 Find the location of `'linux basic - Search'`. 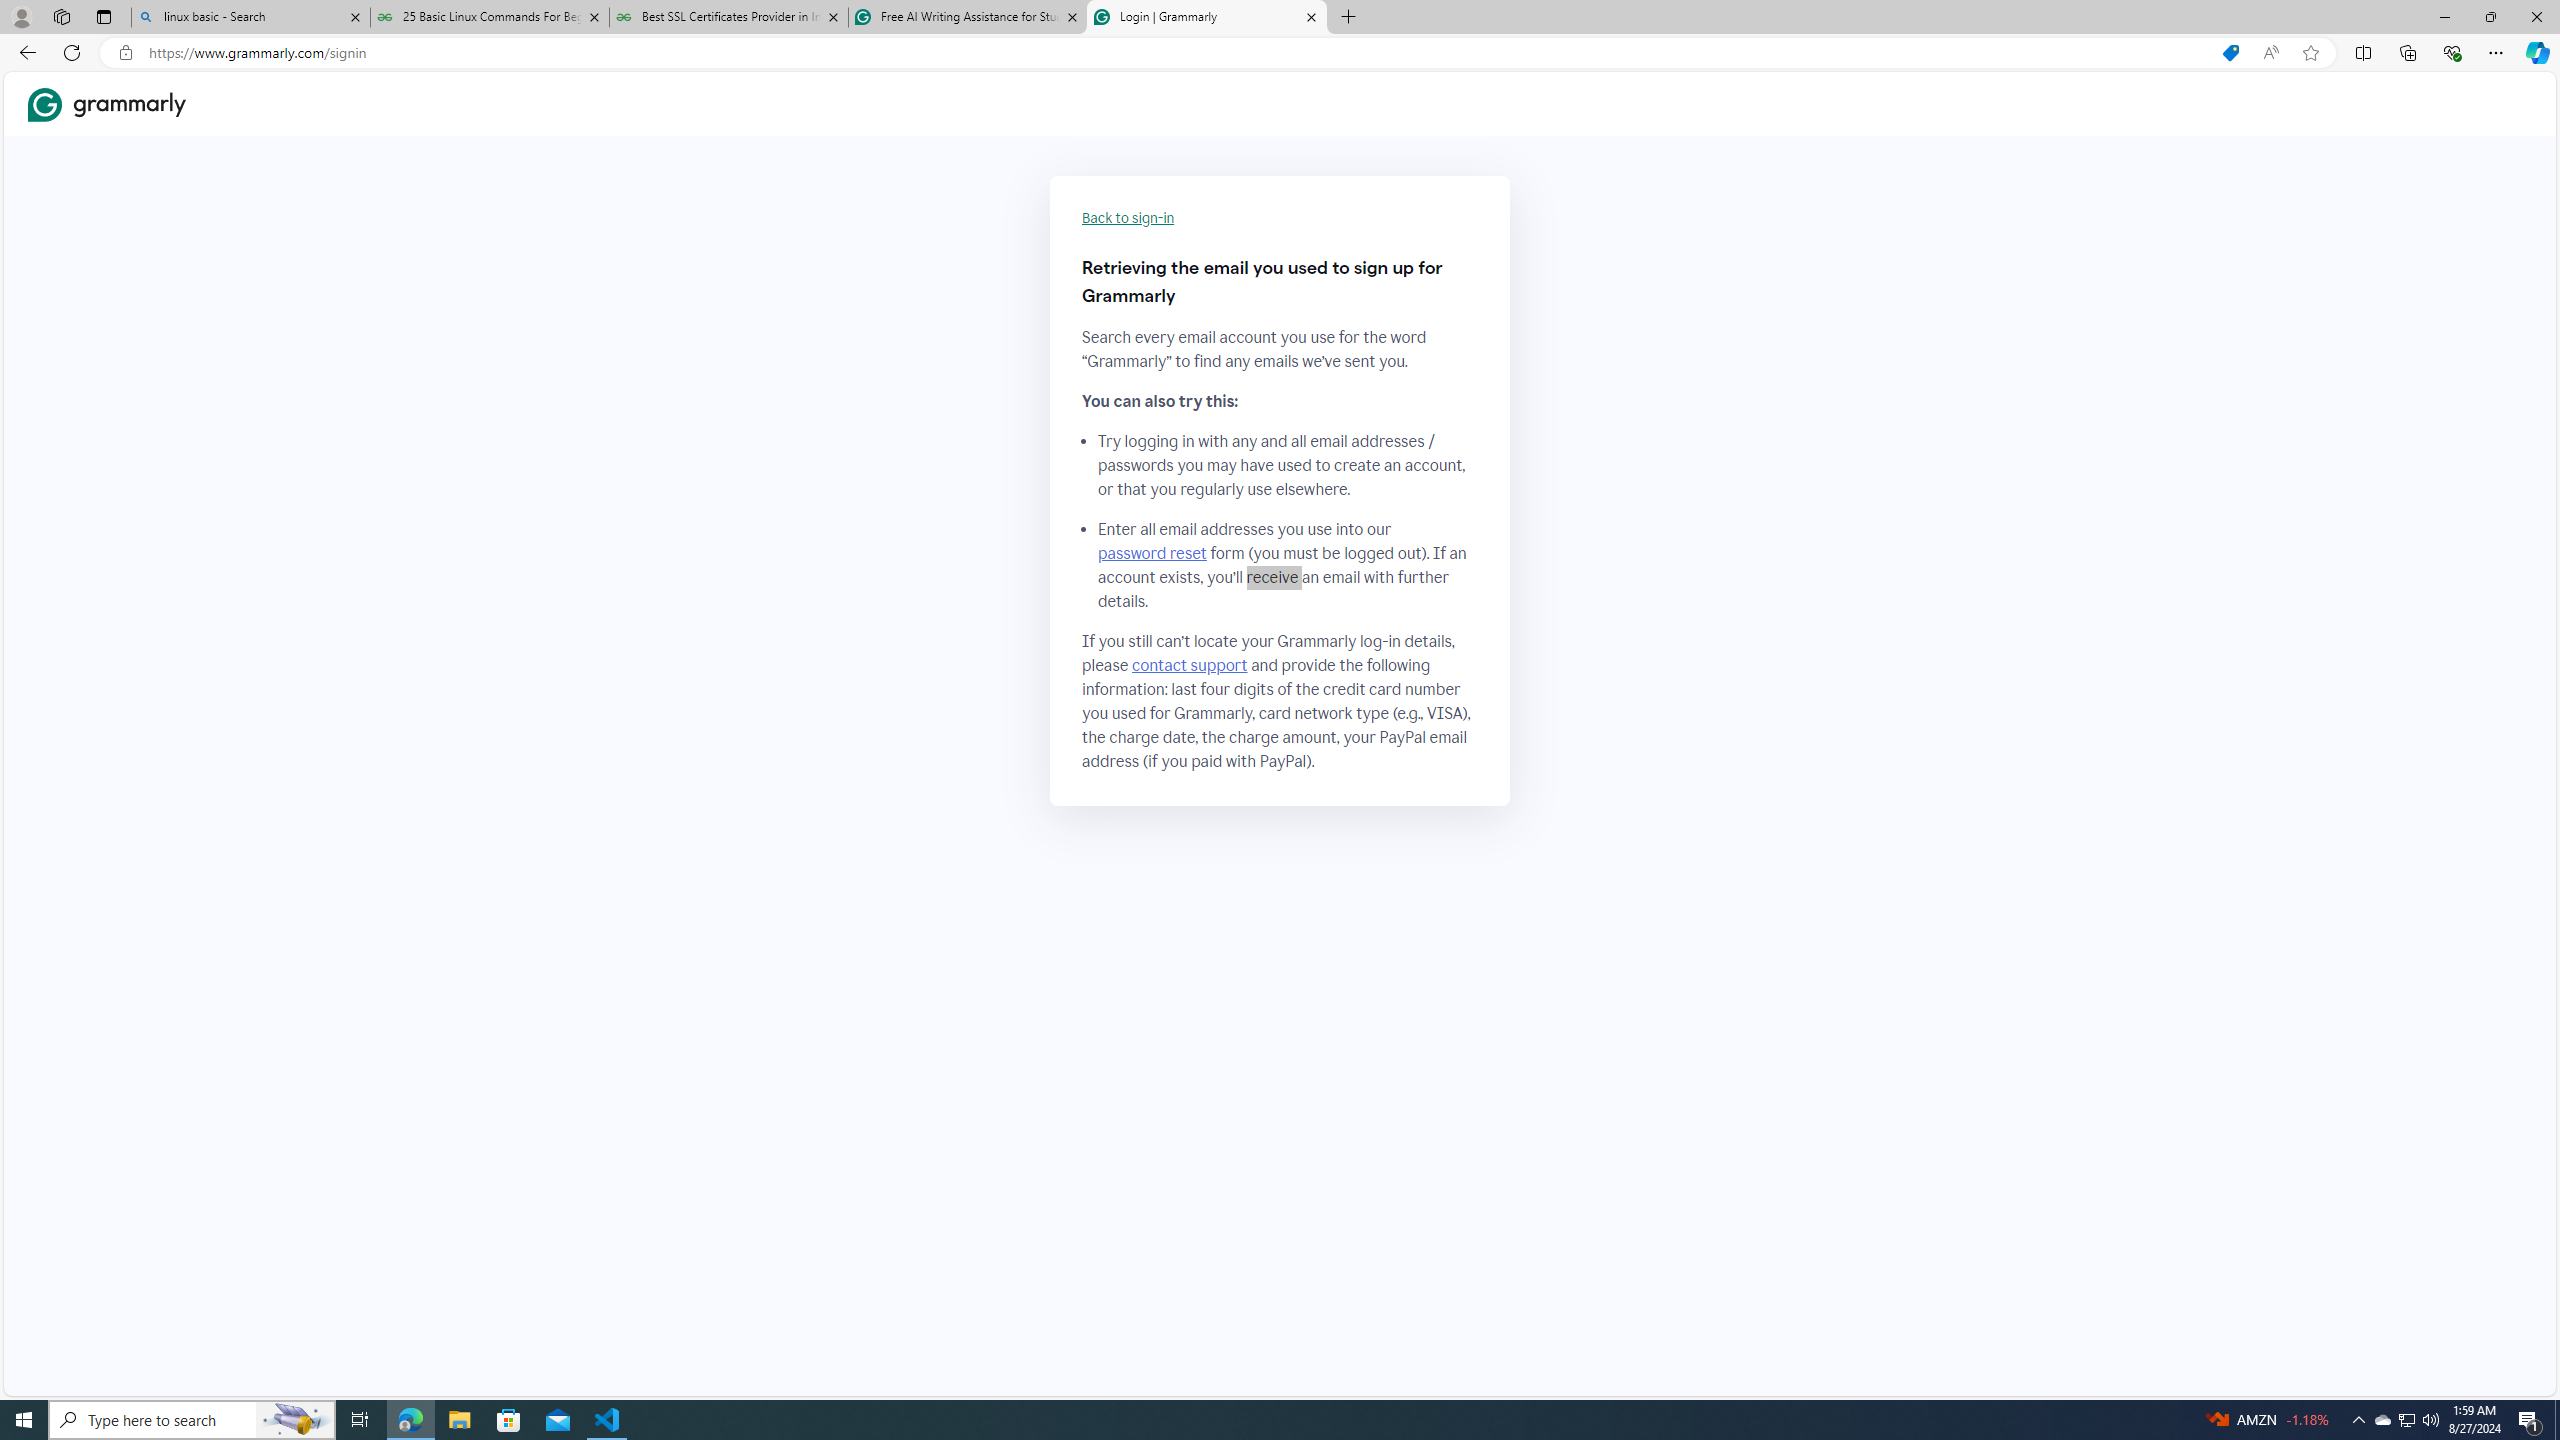

'linux basic - Search' is located at coordinates (249, 16).